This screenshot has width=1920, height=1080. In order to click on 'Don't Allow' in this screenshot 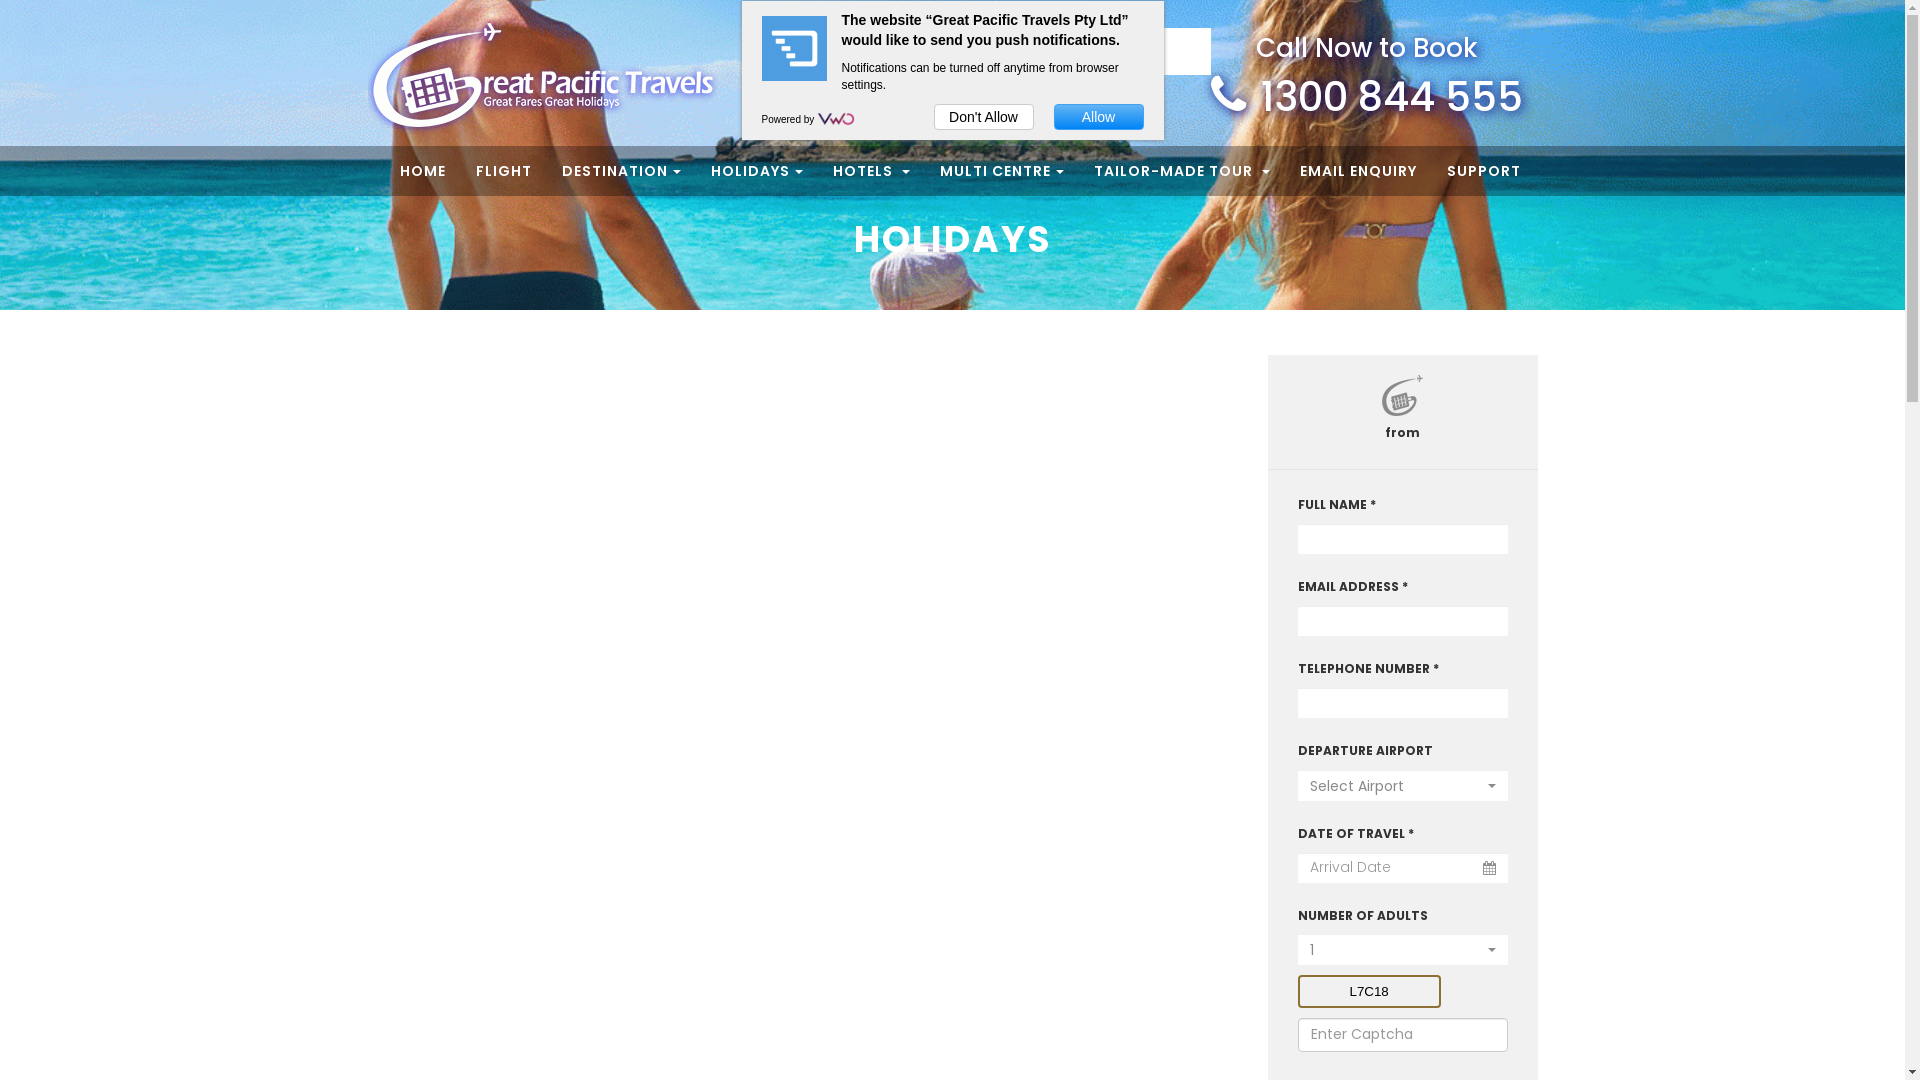, I will do `click(983, 116)`.